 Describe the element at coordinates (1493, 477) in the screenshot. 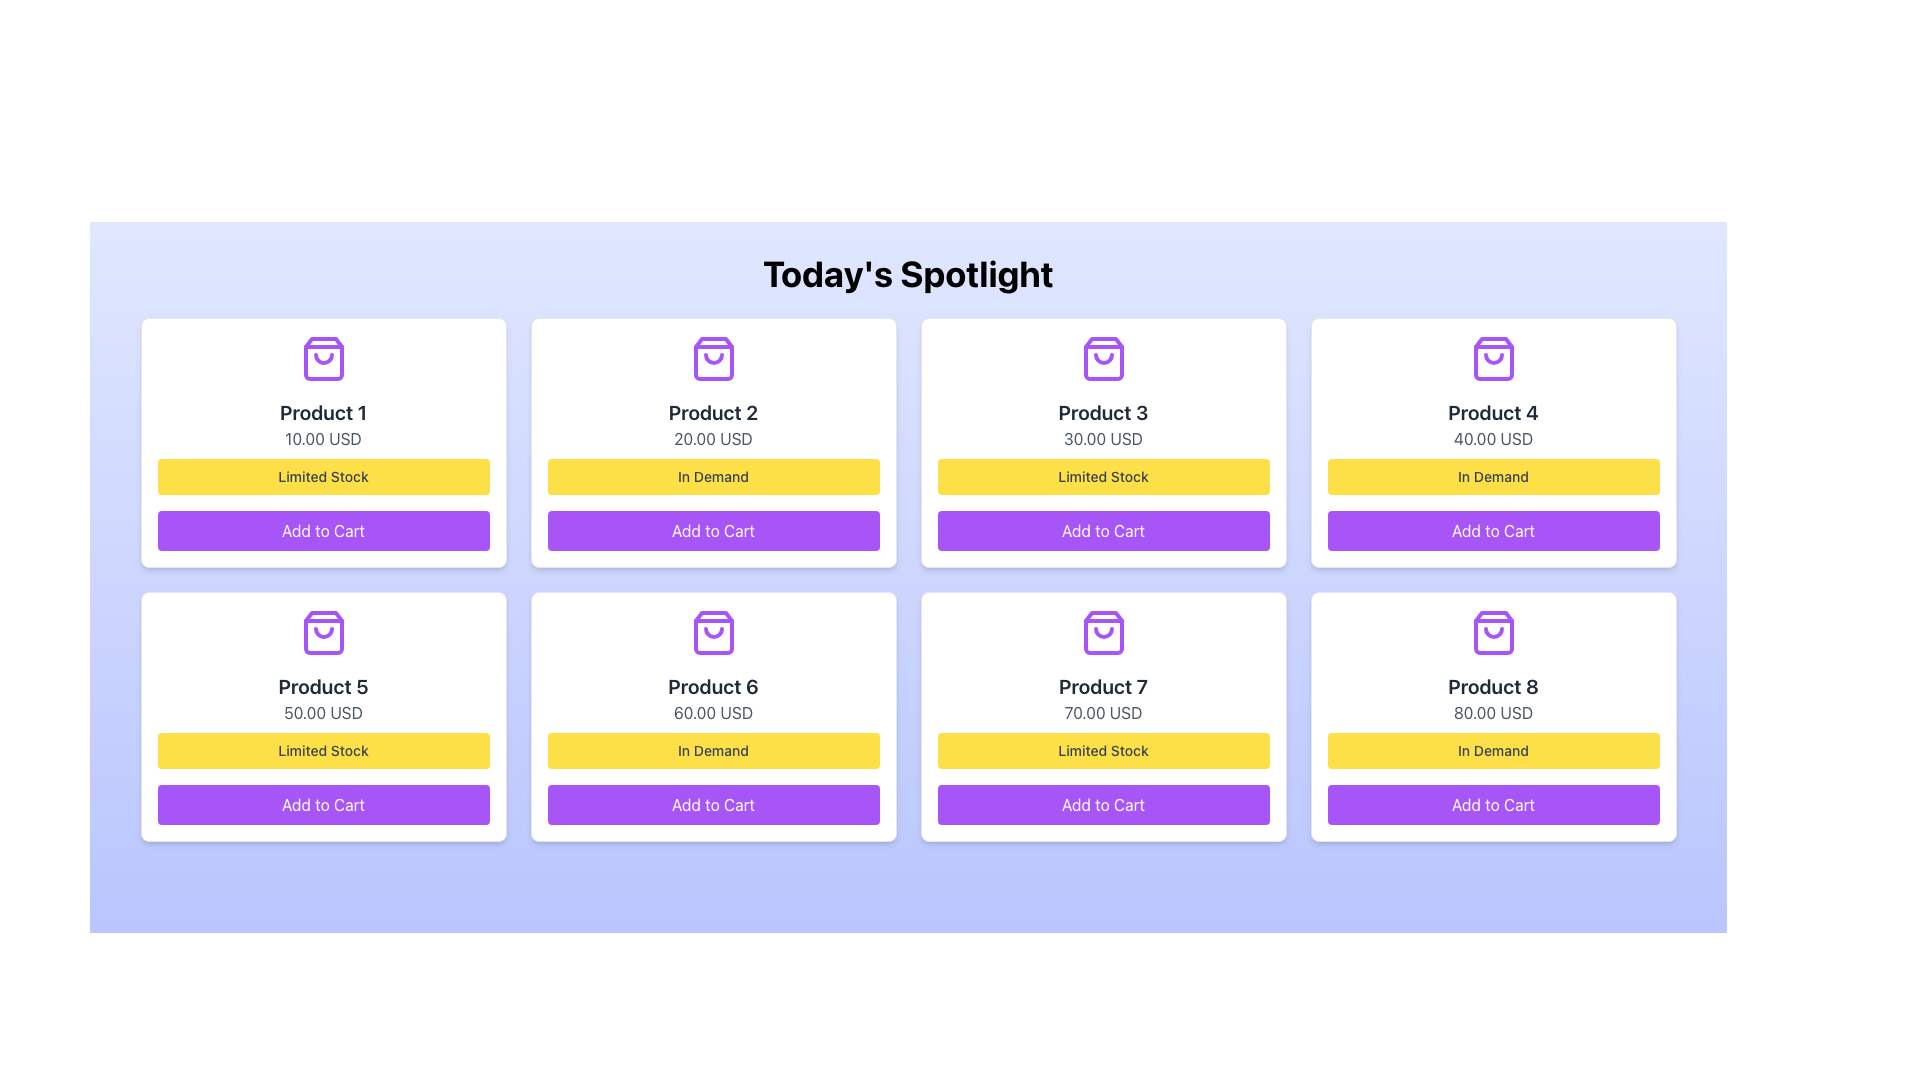

I see `the 'In Demand' status indicator badge, which is a yellow rectangular badge with gray text, located in the fourth card of the grid between the price label and the 'Add to Cart' button` at that location.